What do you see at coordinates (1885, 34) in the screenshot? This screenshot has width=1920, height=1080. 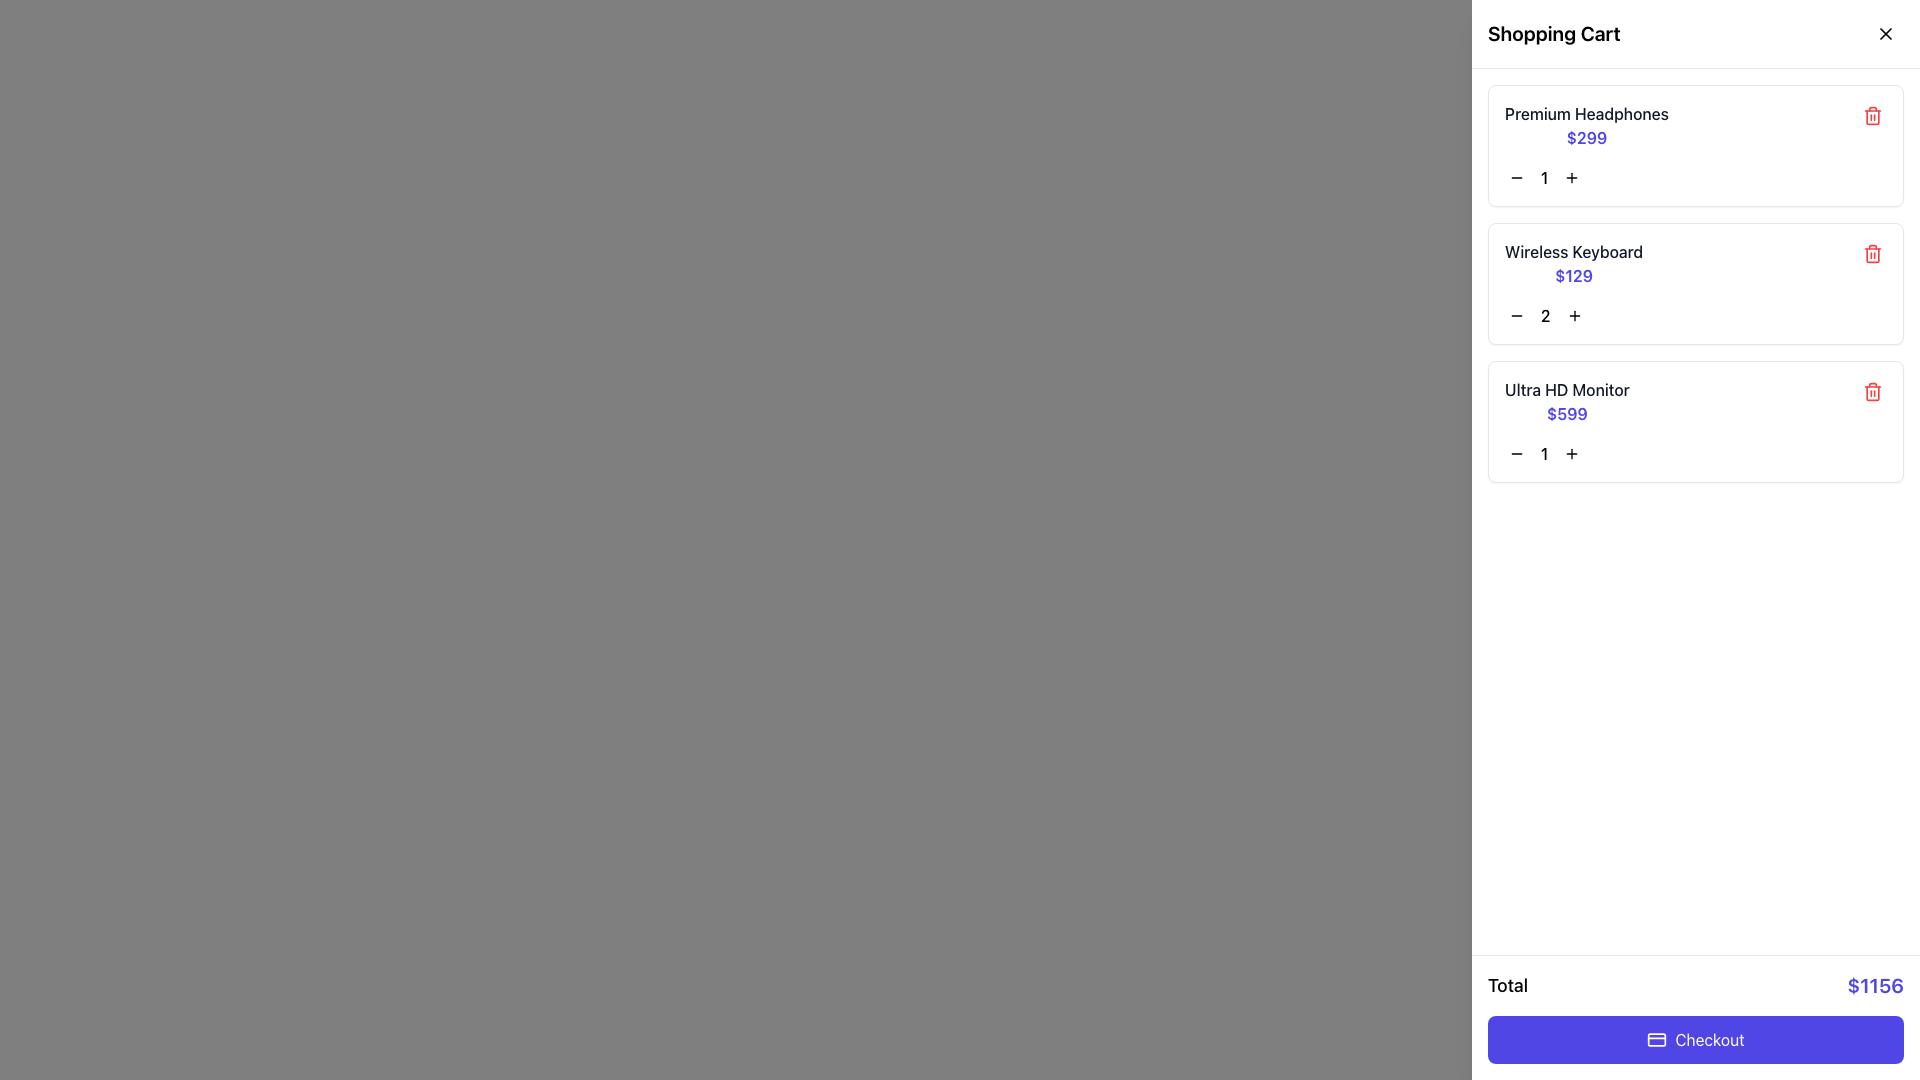 I see `the 'X' icon in the top-right corner of the 'Shopping Cart' interface` at bounding box center [1885, 34].